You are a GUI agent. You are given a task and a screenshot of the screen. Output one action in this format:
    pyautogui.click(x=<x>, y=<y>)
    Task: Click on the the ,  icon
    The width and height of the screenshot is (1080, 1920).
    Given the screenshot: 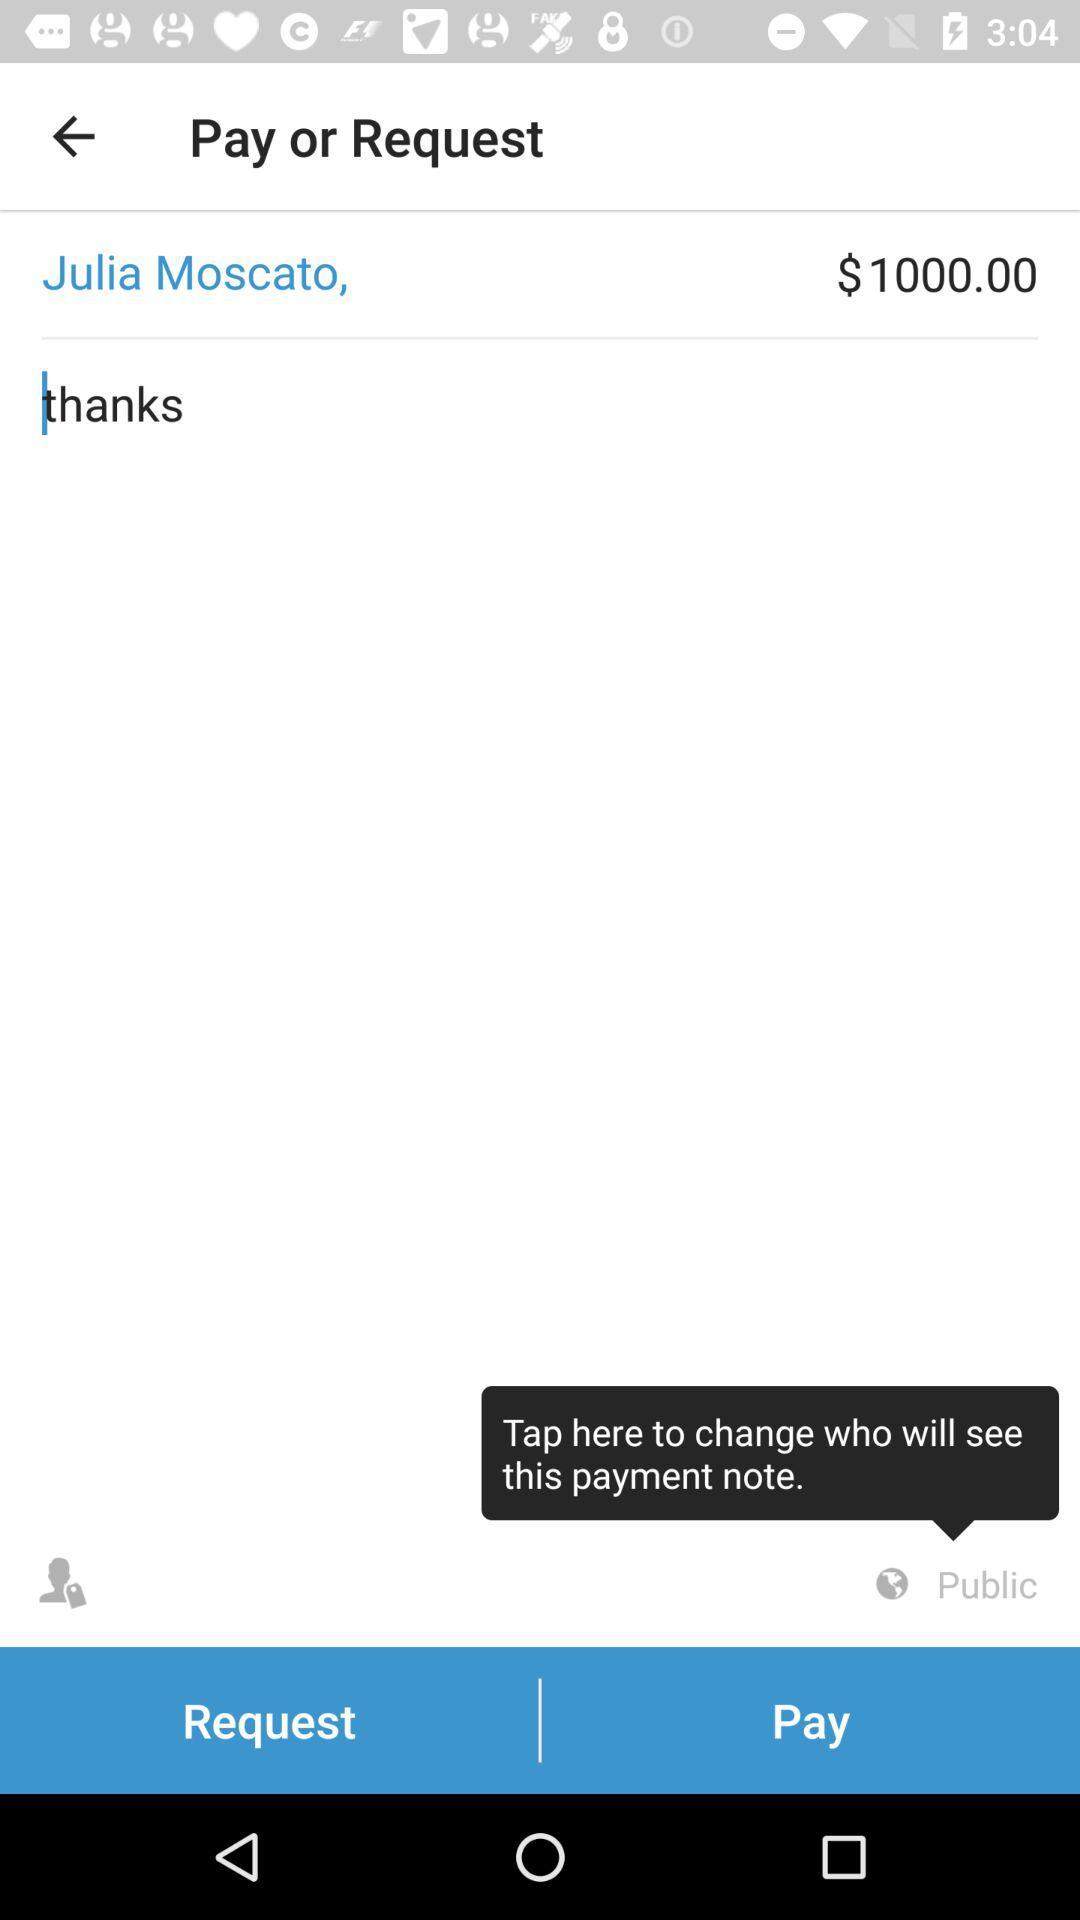 What is the action you would take?
    pyautogui.click(x=417, y=272)
    